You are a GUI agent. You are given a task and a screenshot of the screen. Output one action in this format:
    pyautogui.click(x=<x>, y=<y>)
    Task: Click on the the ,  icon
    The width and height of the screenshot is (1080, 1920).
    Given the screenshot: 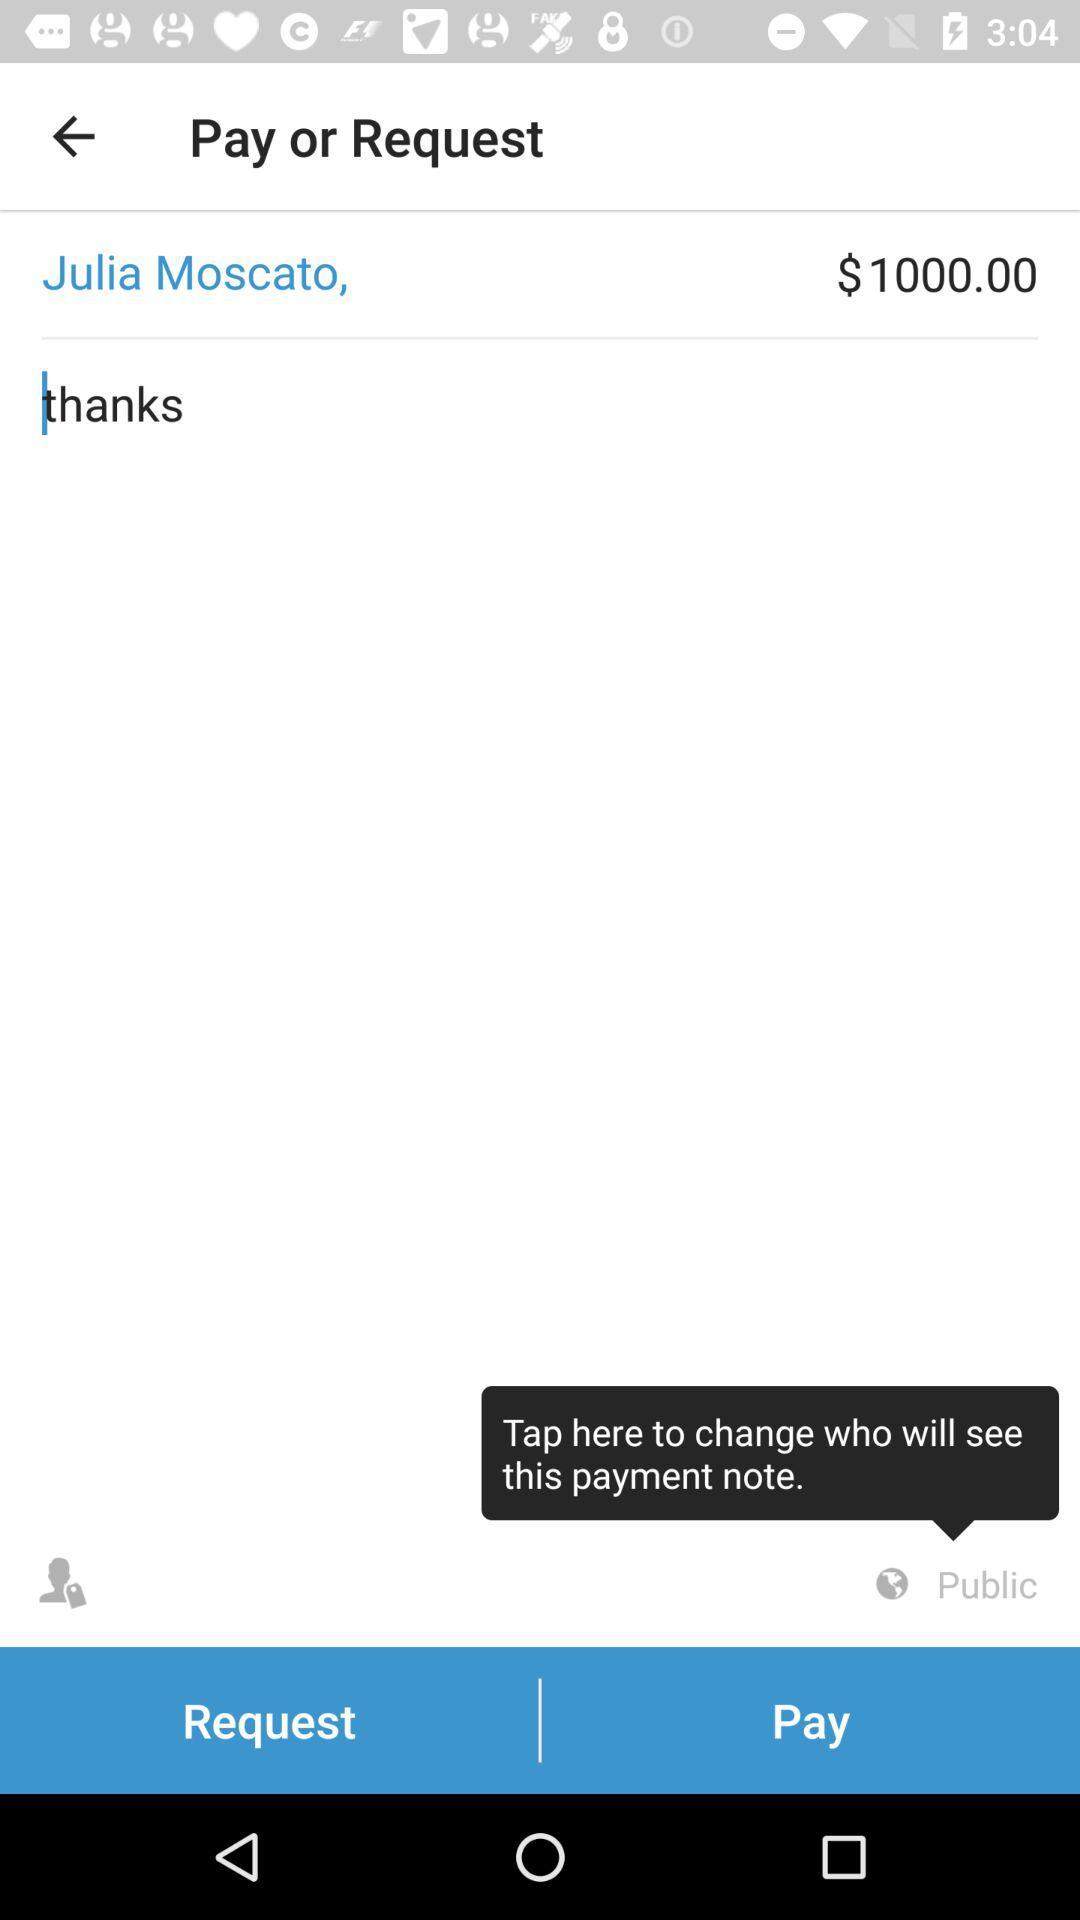 What is the action you would take?
    pyautogui.click(x=417, y=272)
    